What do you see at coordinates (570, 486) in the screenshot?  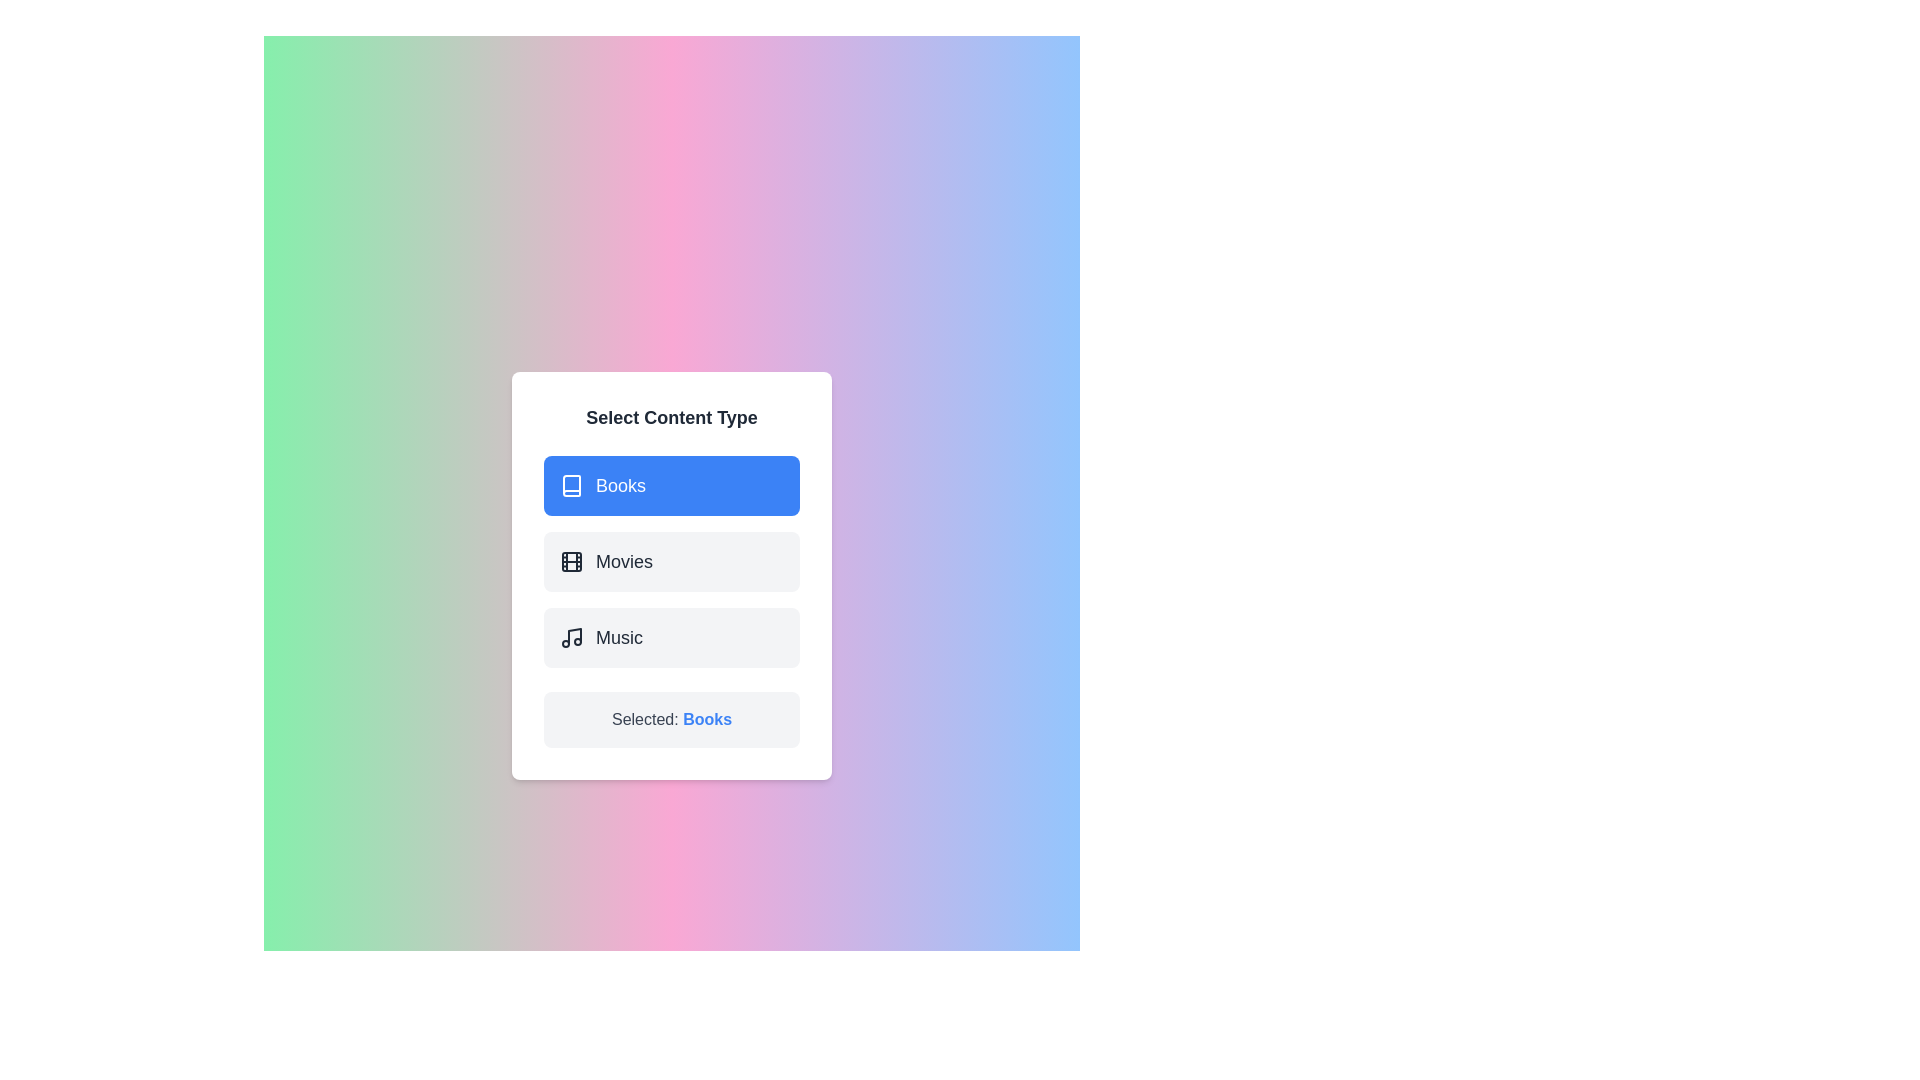 I see `the 'Books' icon, which is part of a vertical list of content types` at bounding box center [570, 486].